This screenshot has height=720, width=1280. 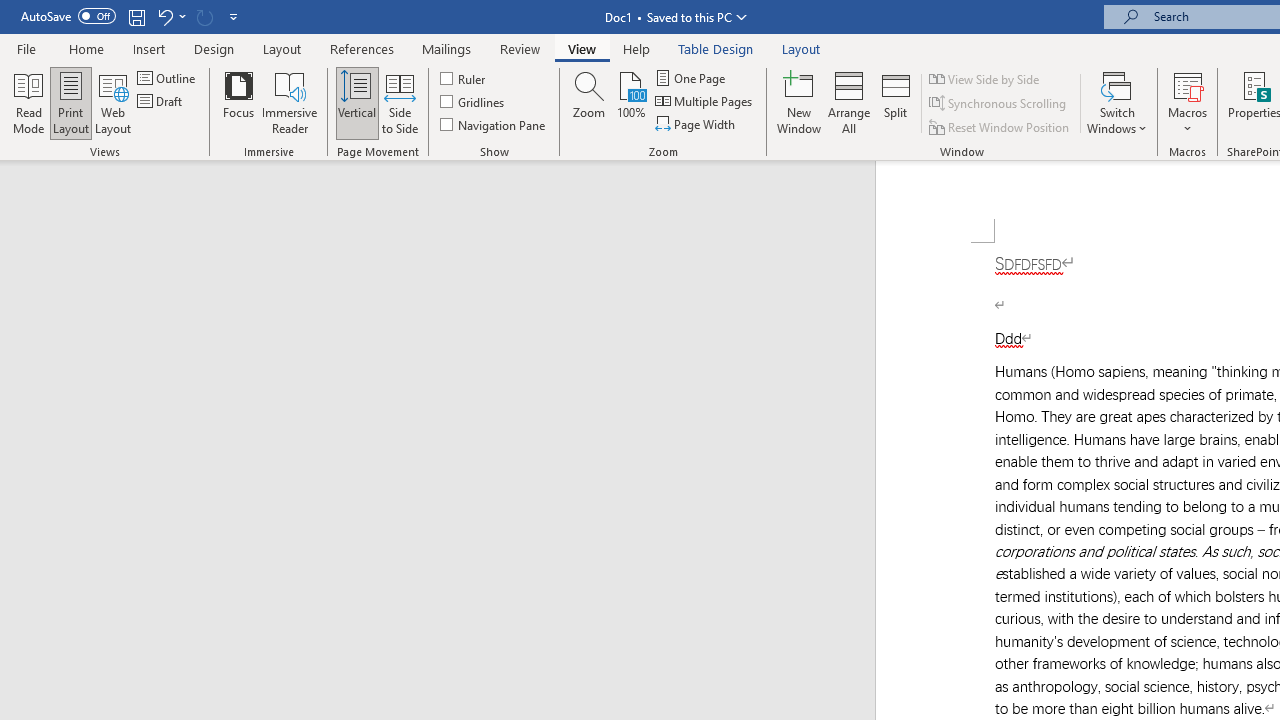 What do you see at coordinates (170, 16) in the screenshot?
I see `'Undo Apply Quick Style Set'` at bounding box center [170, 16].